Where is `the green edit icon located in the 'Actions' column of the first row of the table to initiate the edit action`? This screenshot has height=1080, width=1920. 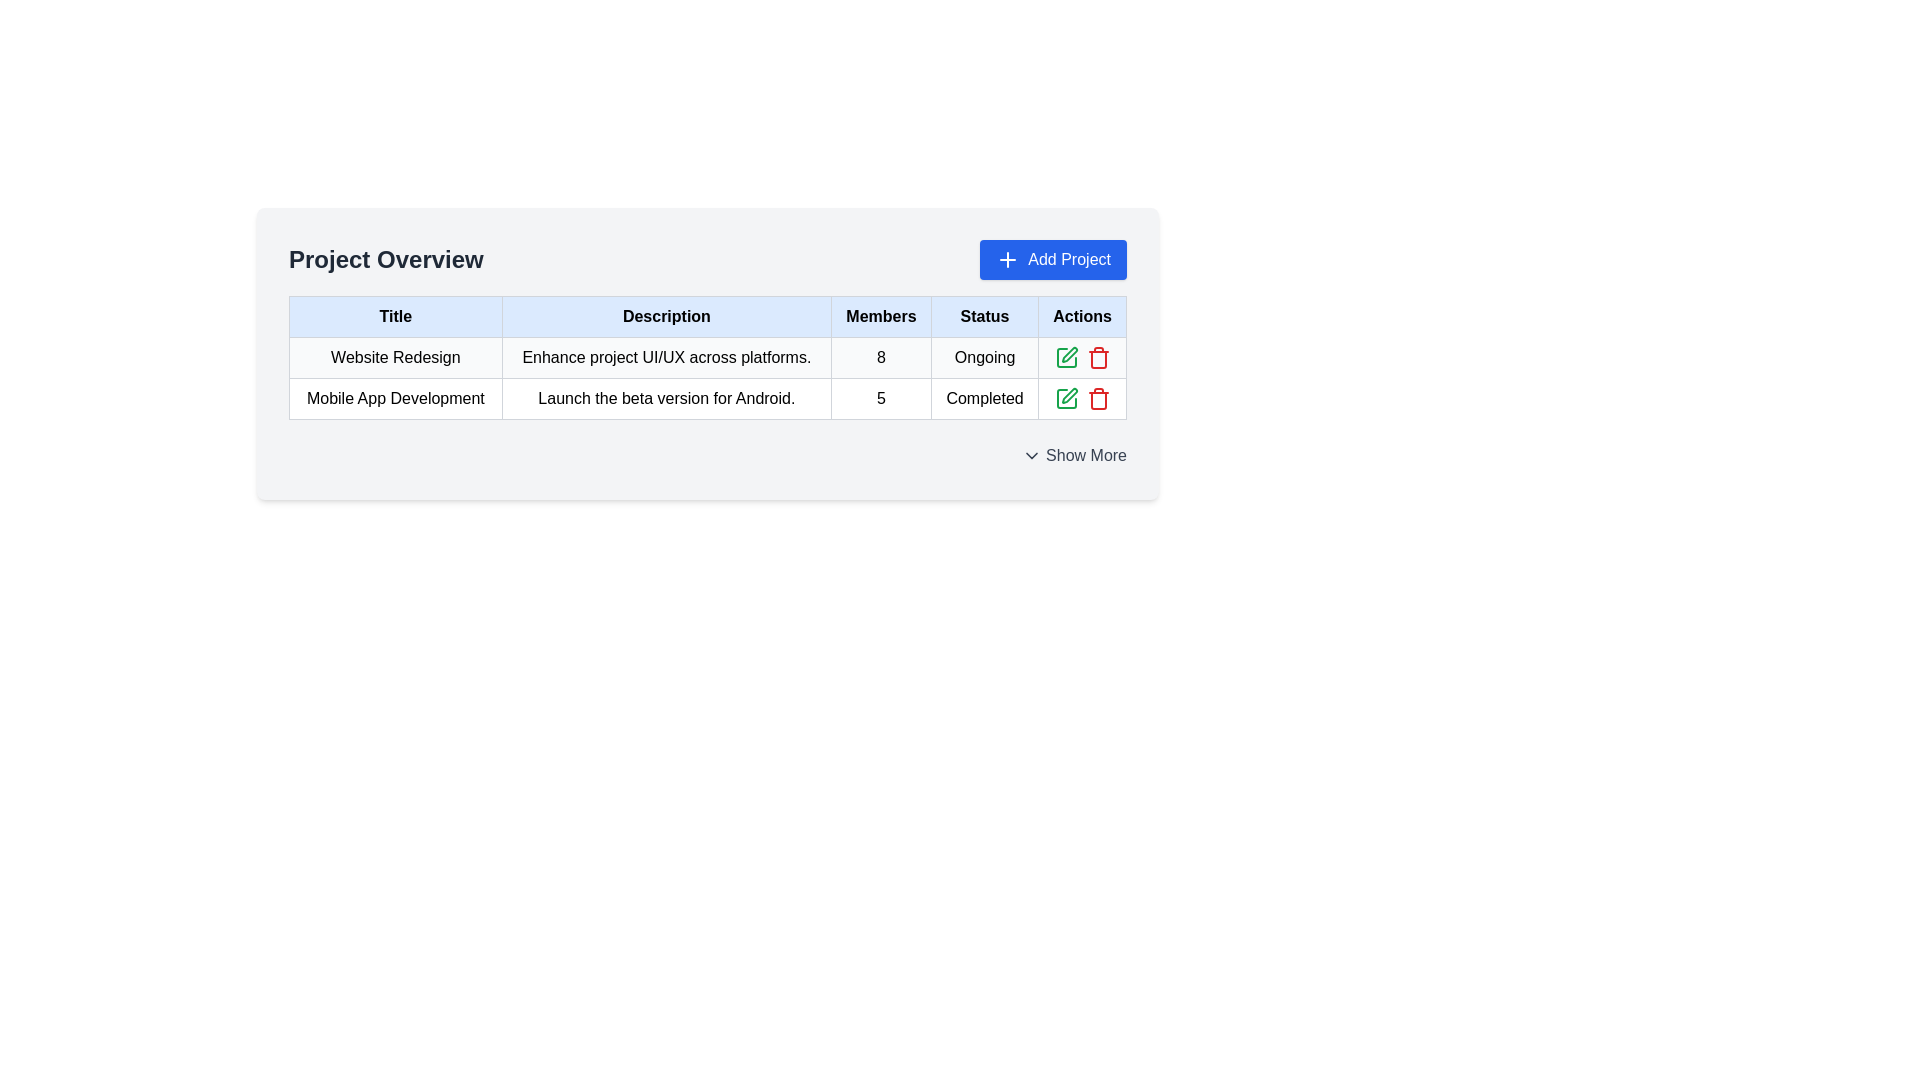
the green edit icon located in the 'Actions' column of the first row of the table to initiate the edit action is located at coordinates (1081, 357).